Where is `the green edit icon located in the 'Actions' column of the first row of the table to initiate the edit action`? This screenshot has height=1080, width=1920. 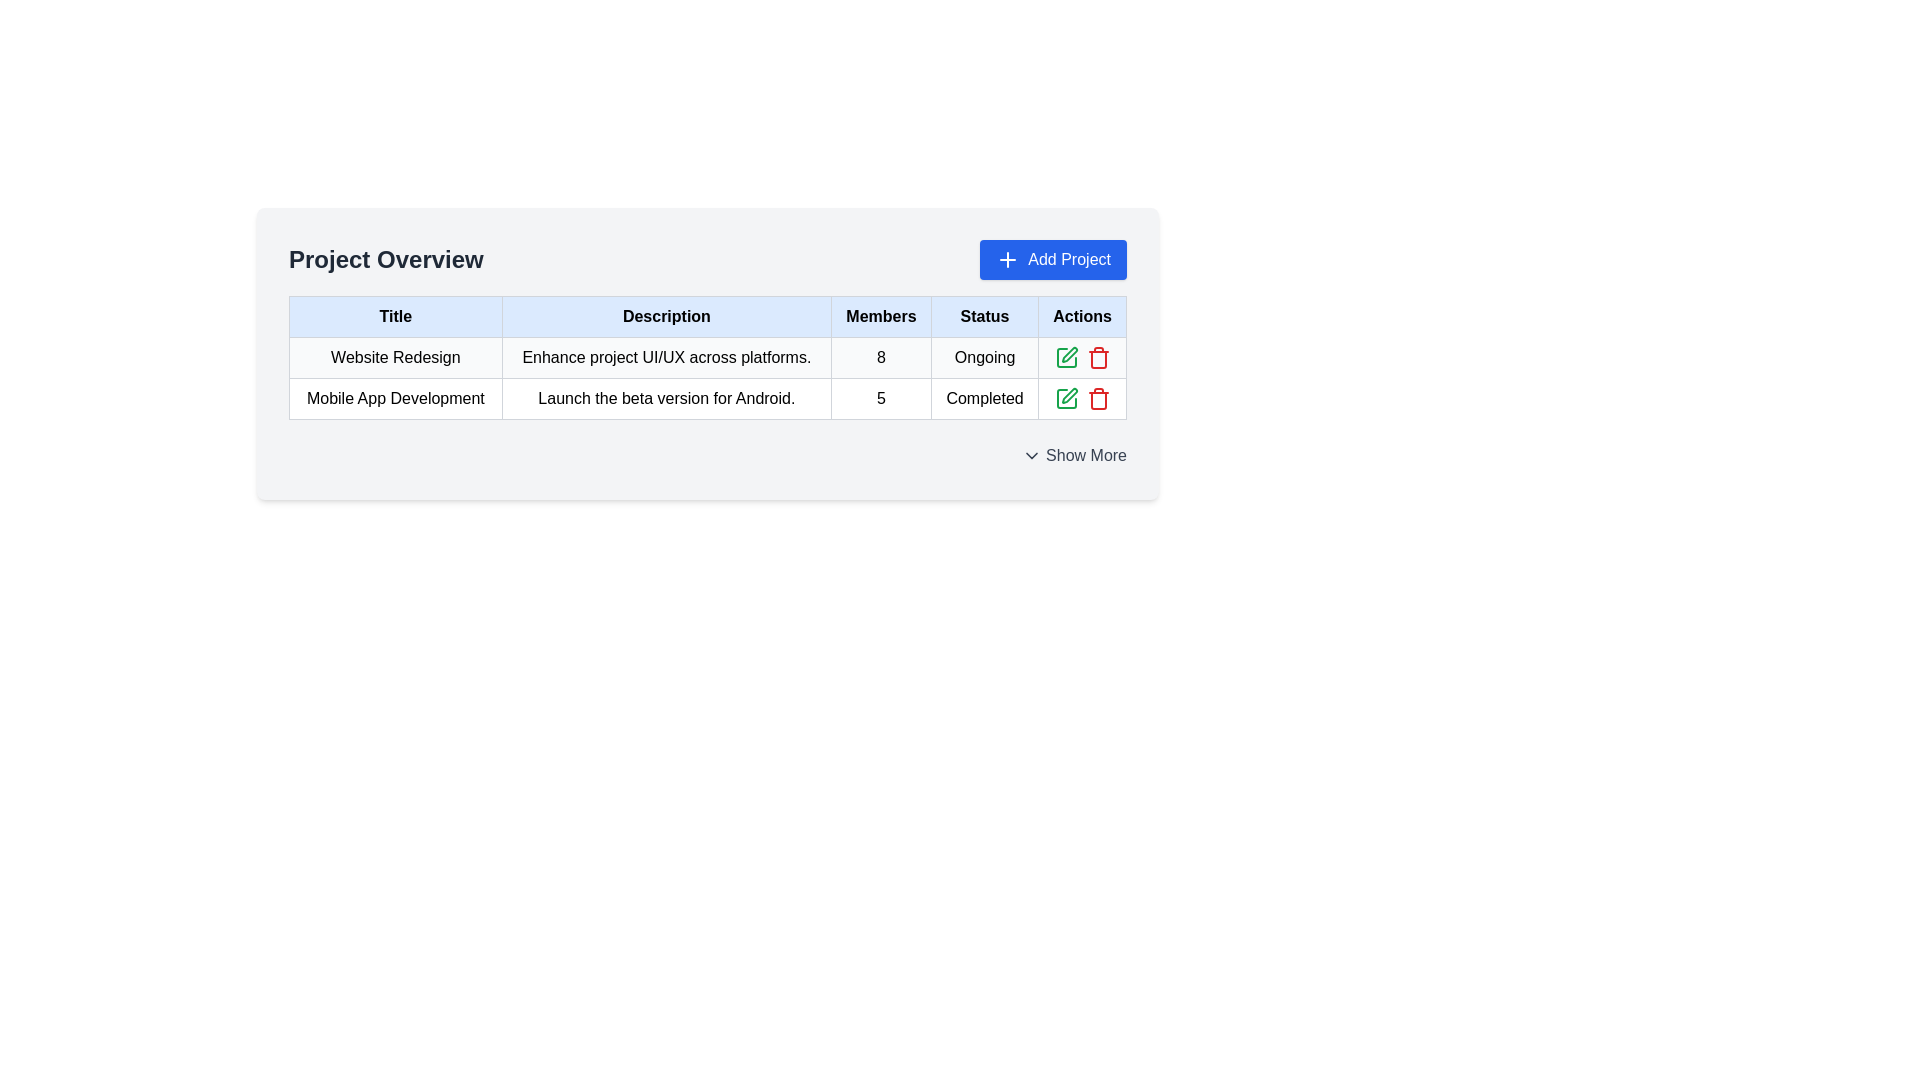
the green edit icon located in the 'Actions' column of the first row of the table to initiate the edit action is located at coordinates (1081, 357).